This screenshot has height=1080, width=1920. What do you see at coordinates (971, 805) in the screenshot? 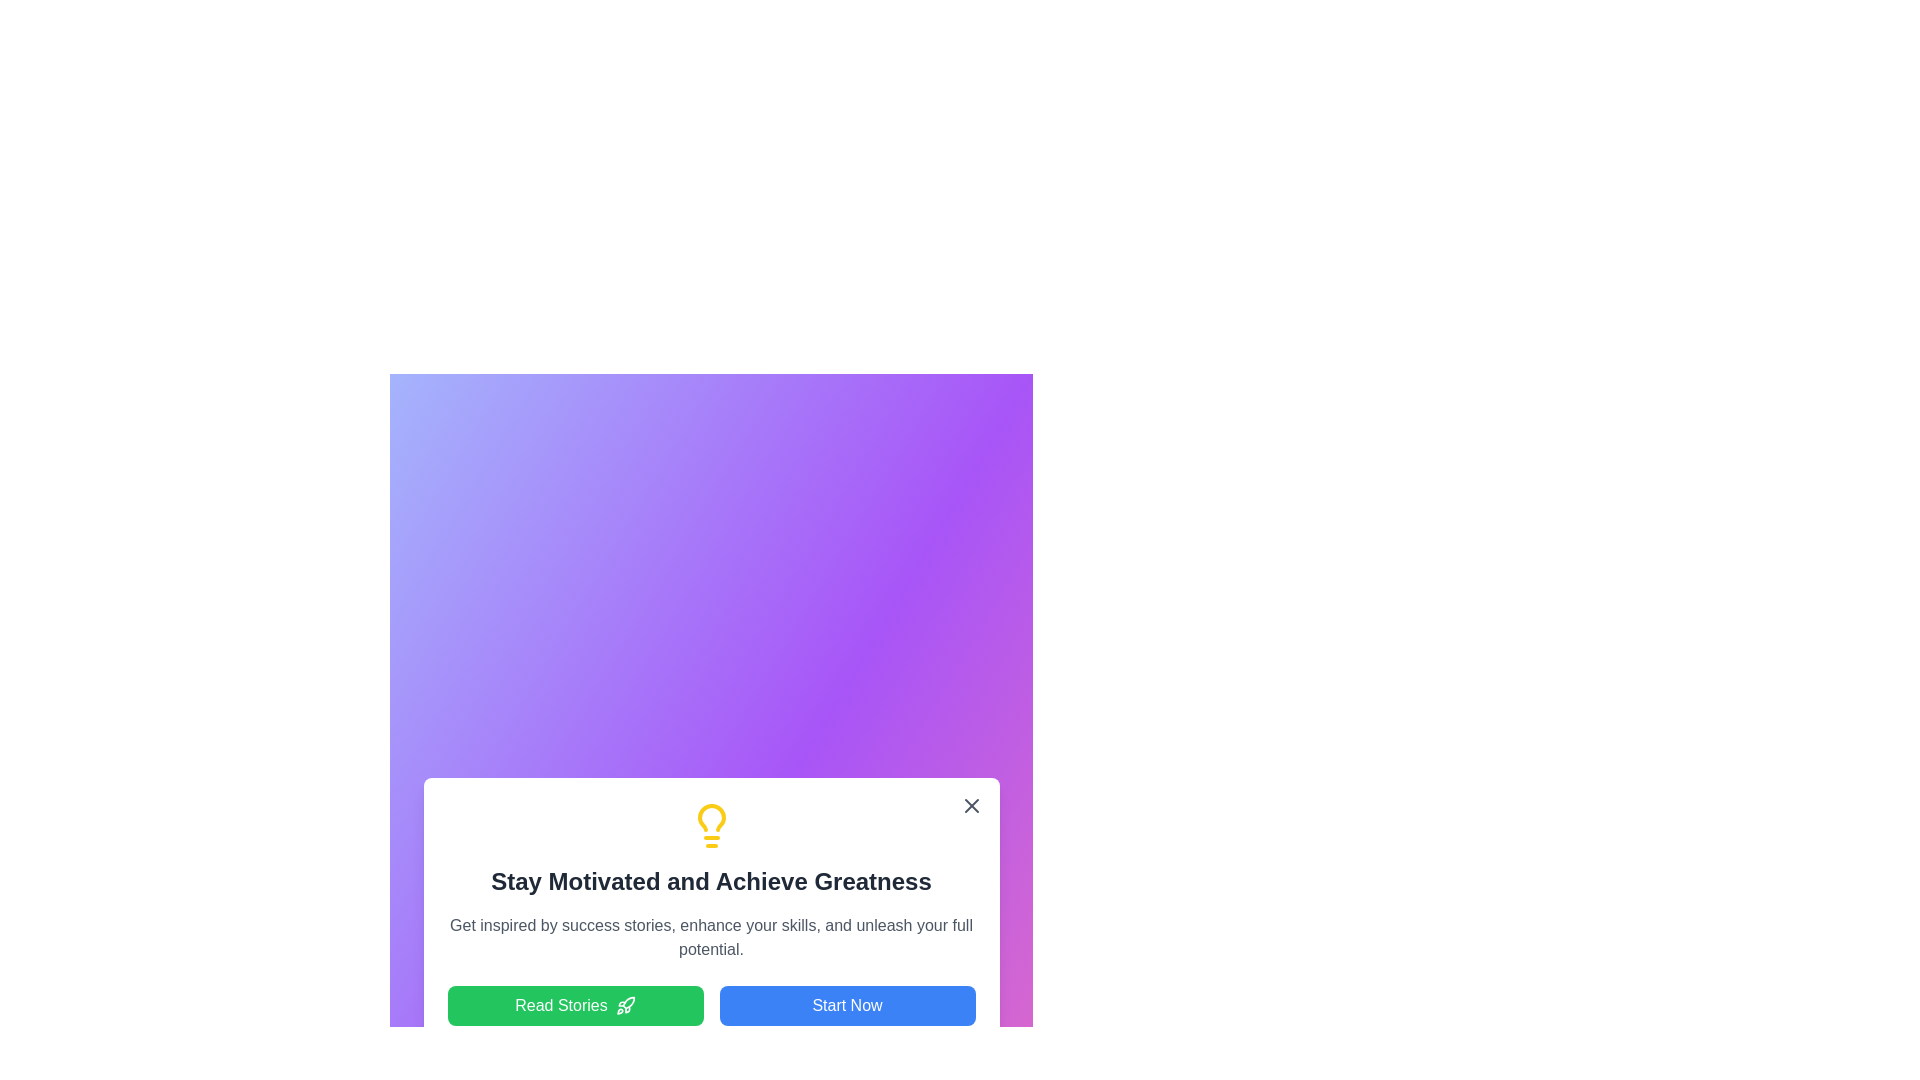
I see `the close button at the top-right corner of the dialog` at bounding box center [971, 805].